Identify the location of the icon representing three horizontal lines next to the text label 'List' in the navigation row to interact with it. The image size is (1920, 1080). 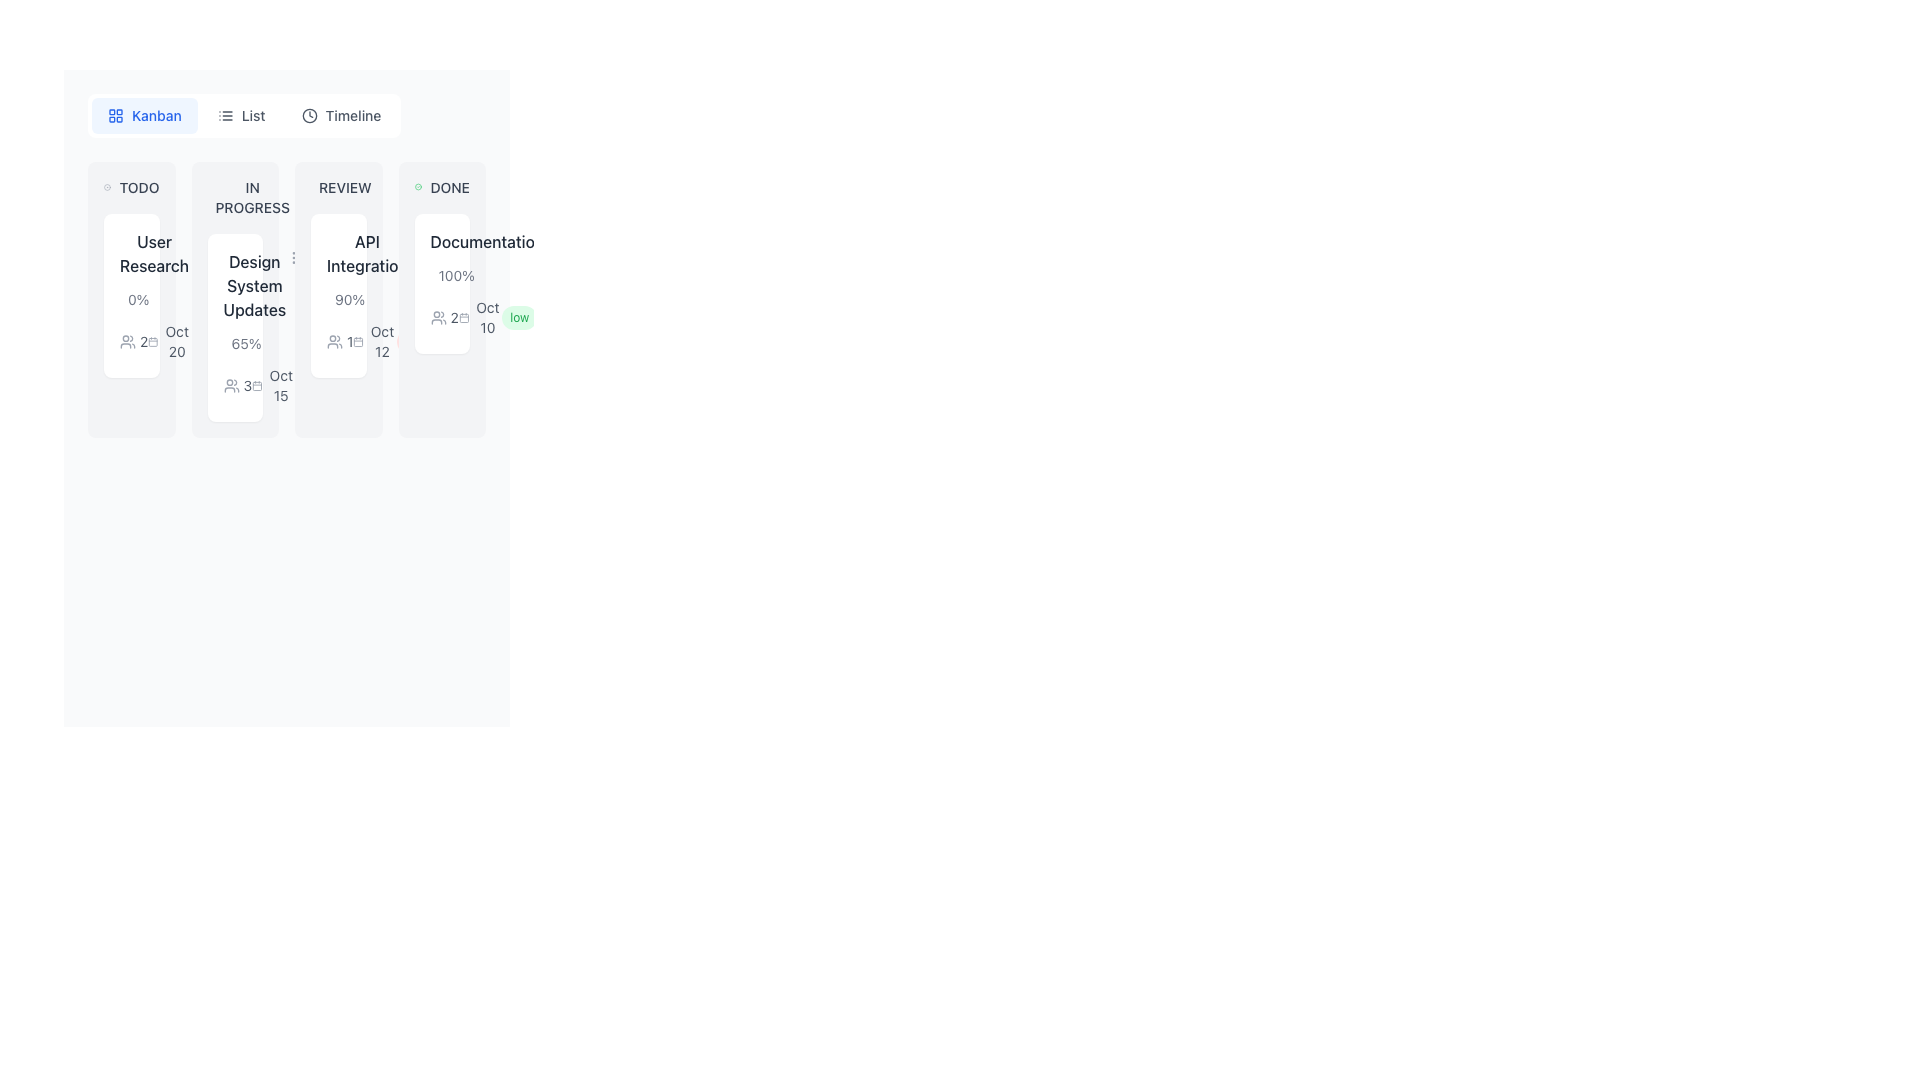
(225, 115).